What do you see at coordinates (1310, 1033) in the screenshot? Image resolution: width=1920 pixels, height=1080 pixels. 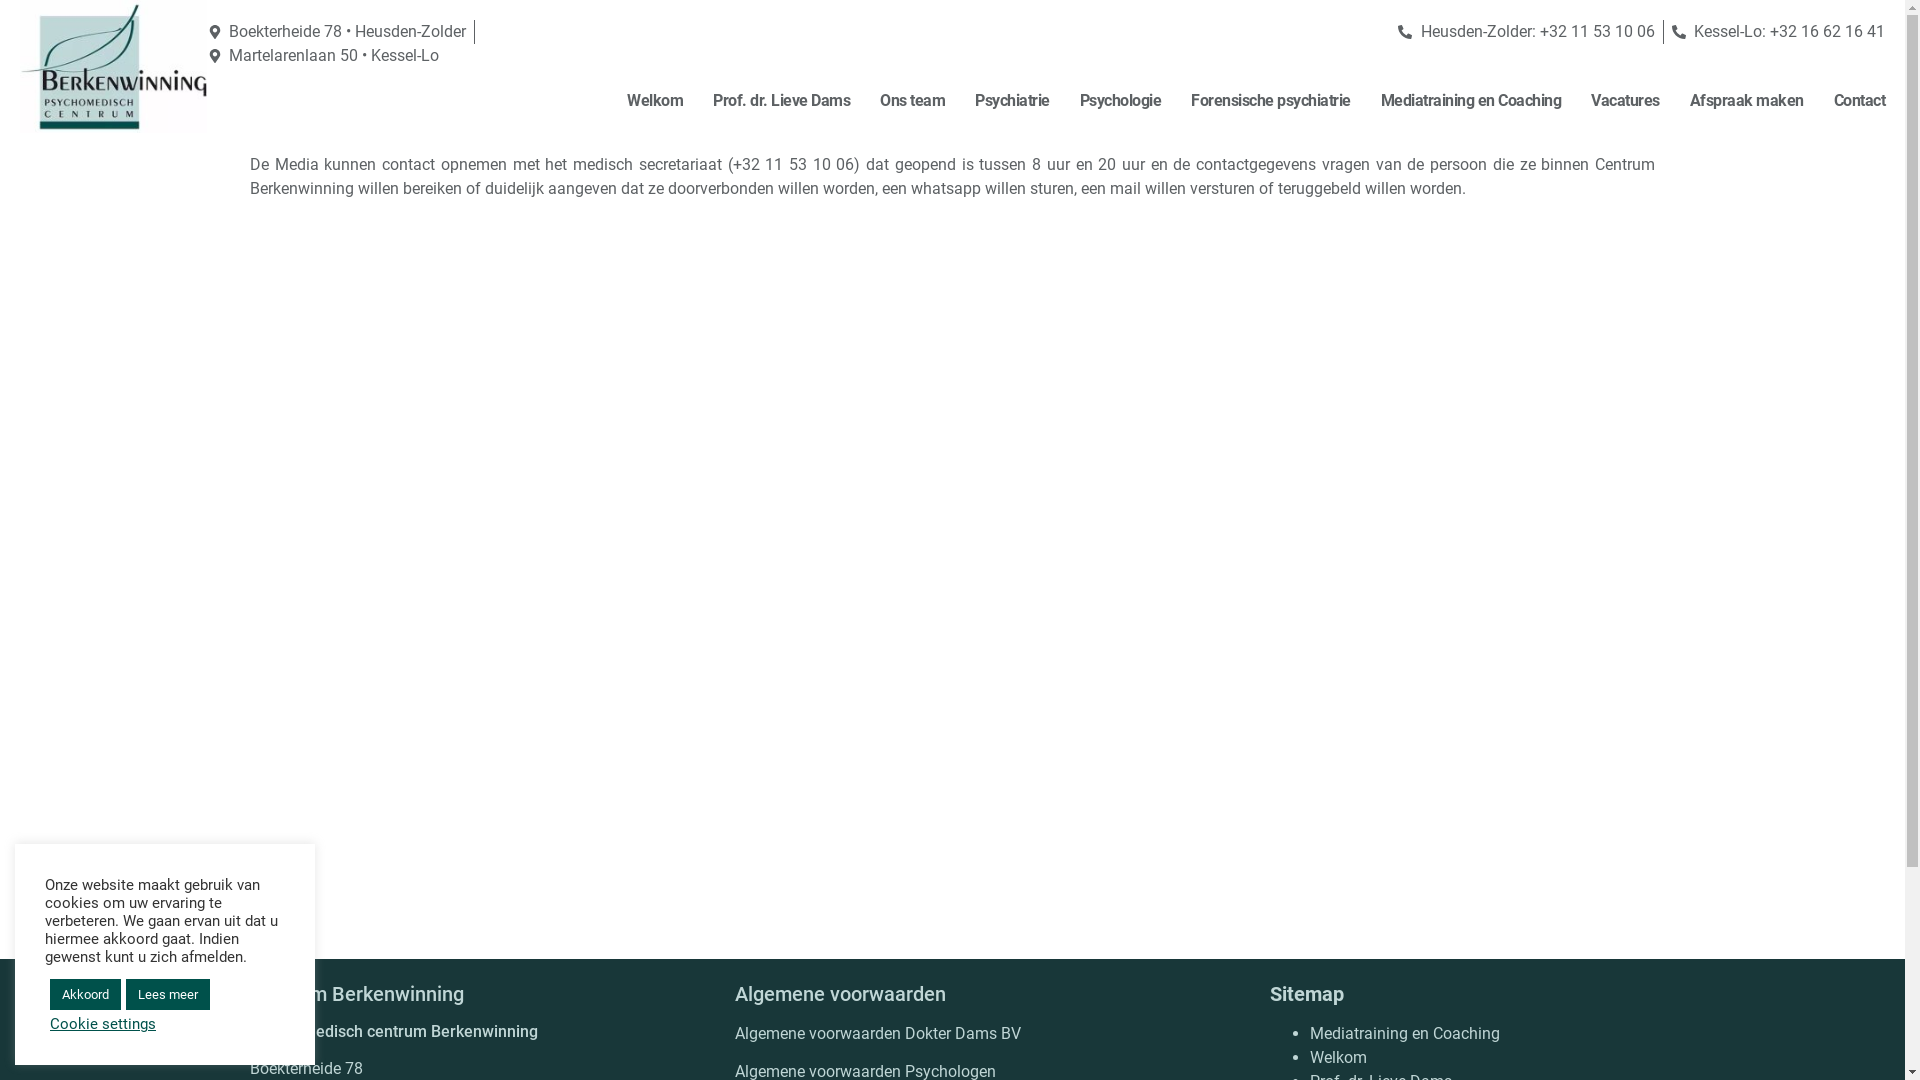 I see `'Mediatraining en Coaching'` at bounding box center [1310, 1033].